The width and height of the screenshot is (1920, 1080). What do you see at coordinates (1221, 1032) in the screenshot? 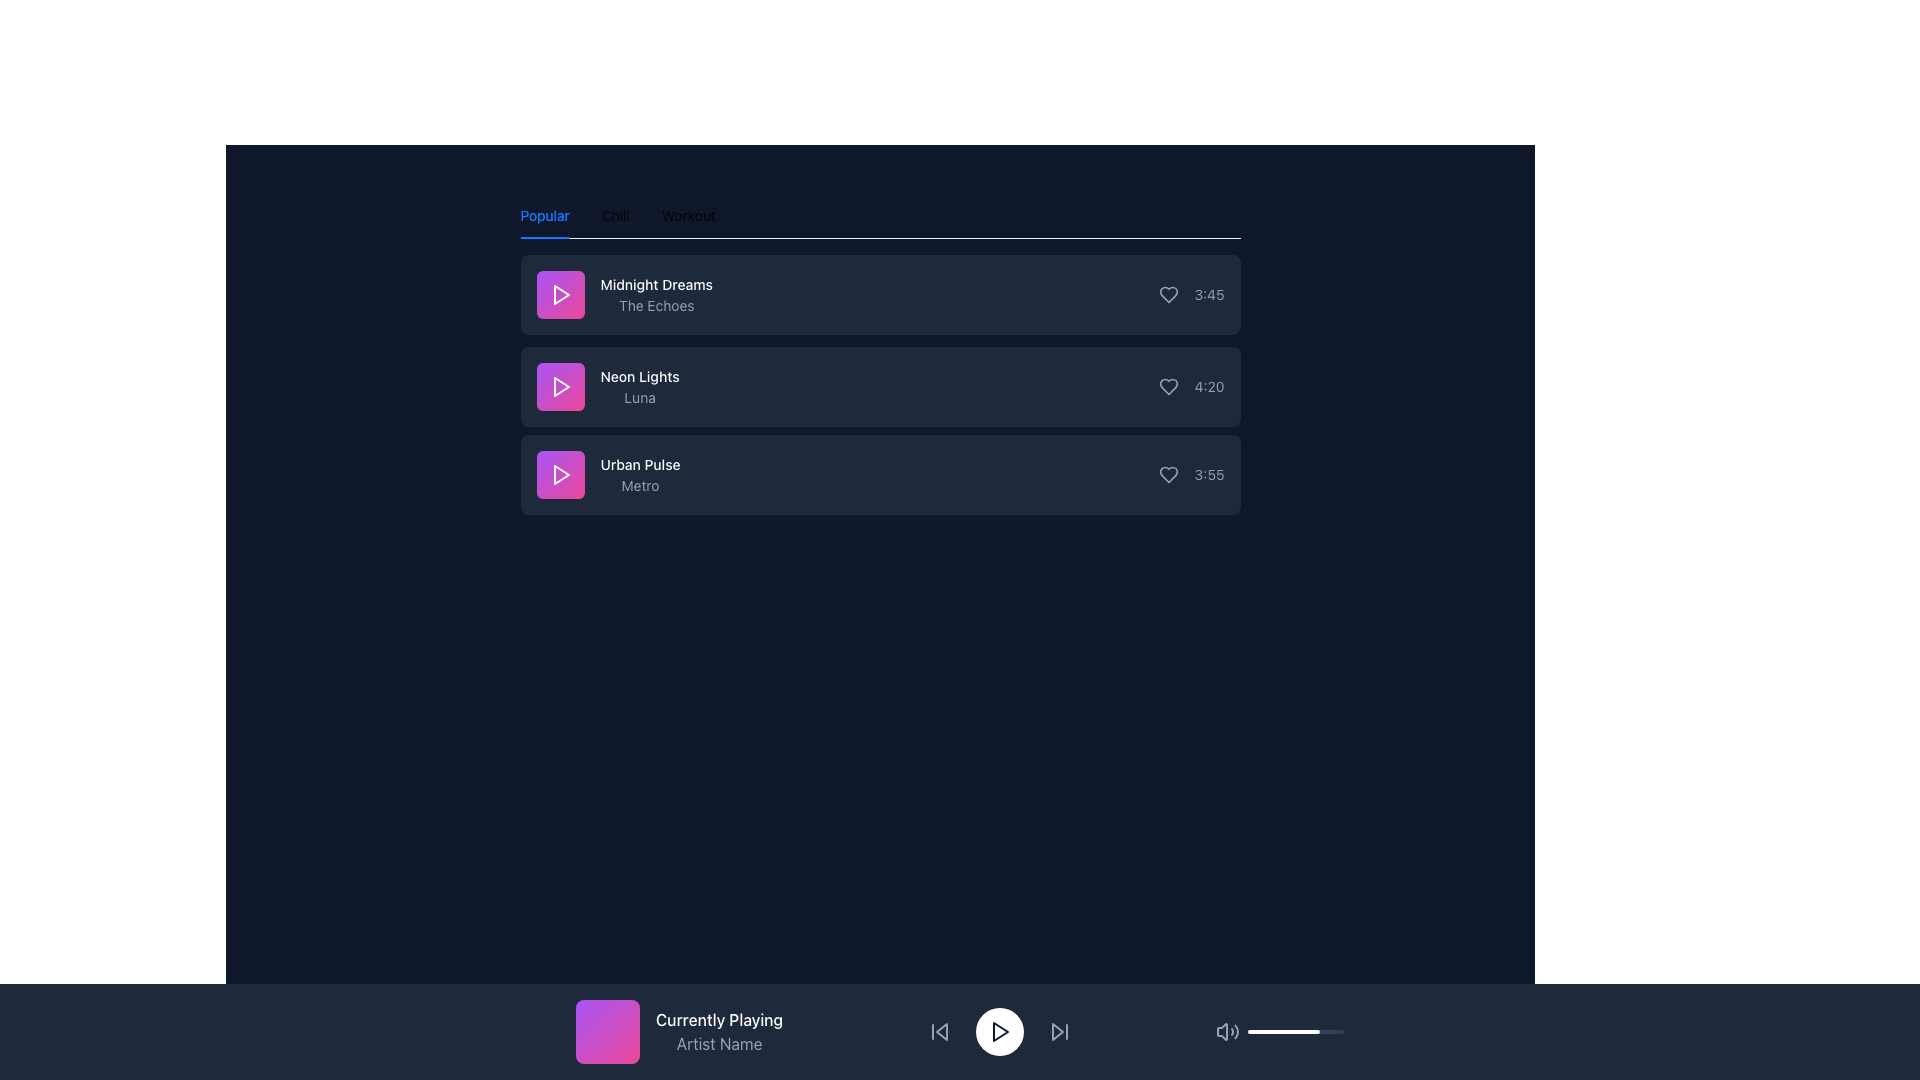
I see `the left part of the audio icon, which is a small segment filled with light gray color located in the bottom-right section of the interface, near volume control and playback buttons` at bounding box center [1221, 1032].